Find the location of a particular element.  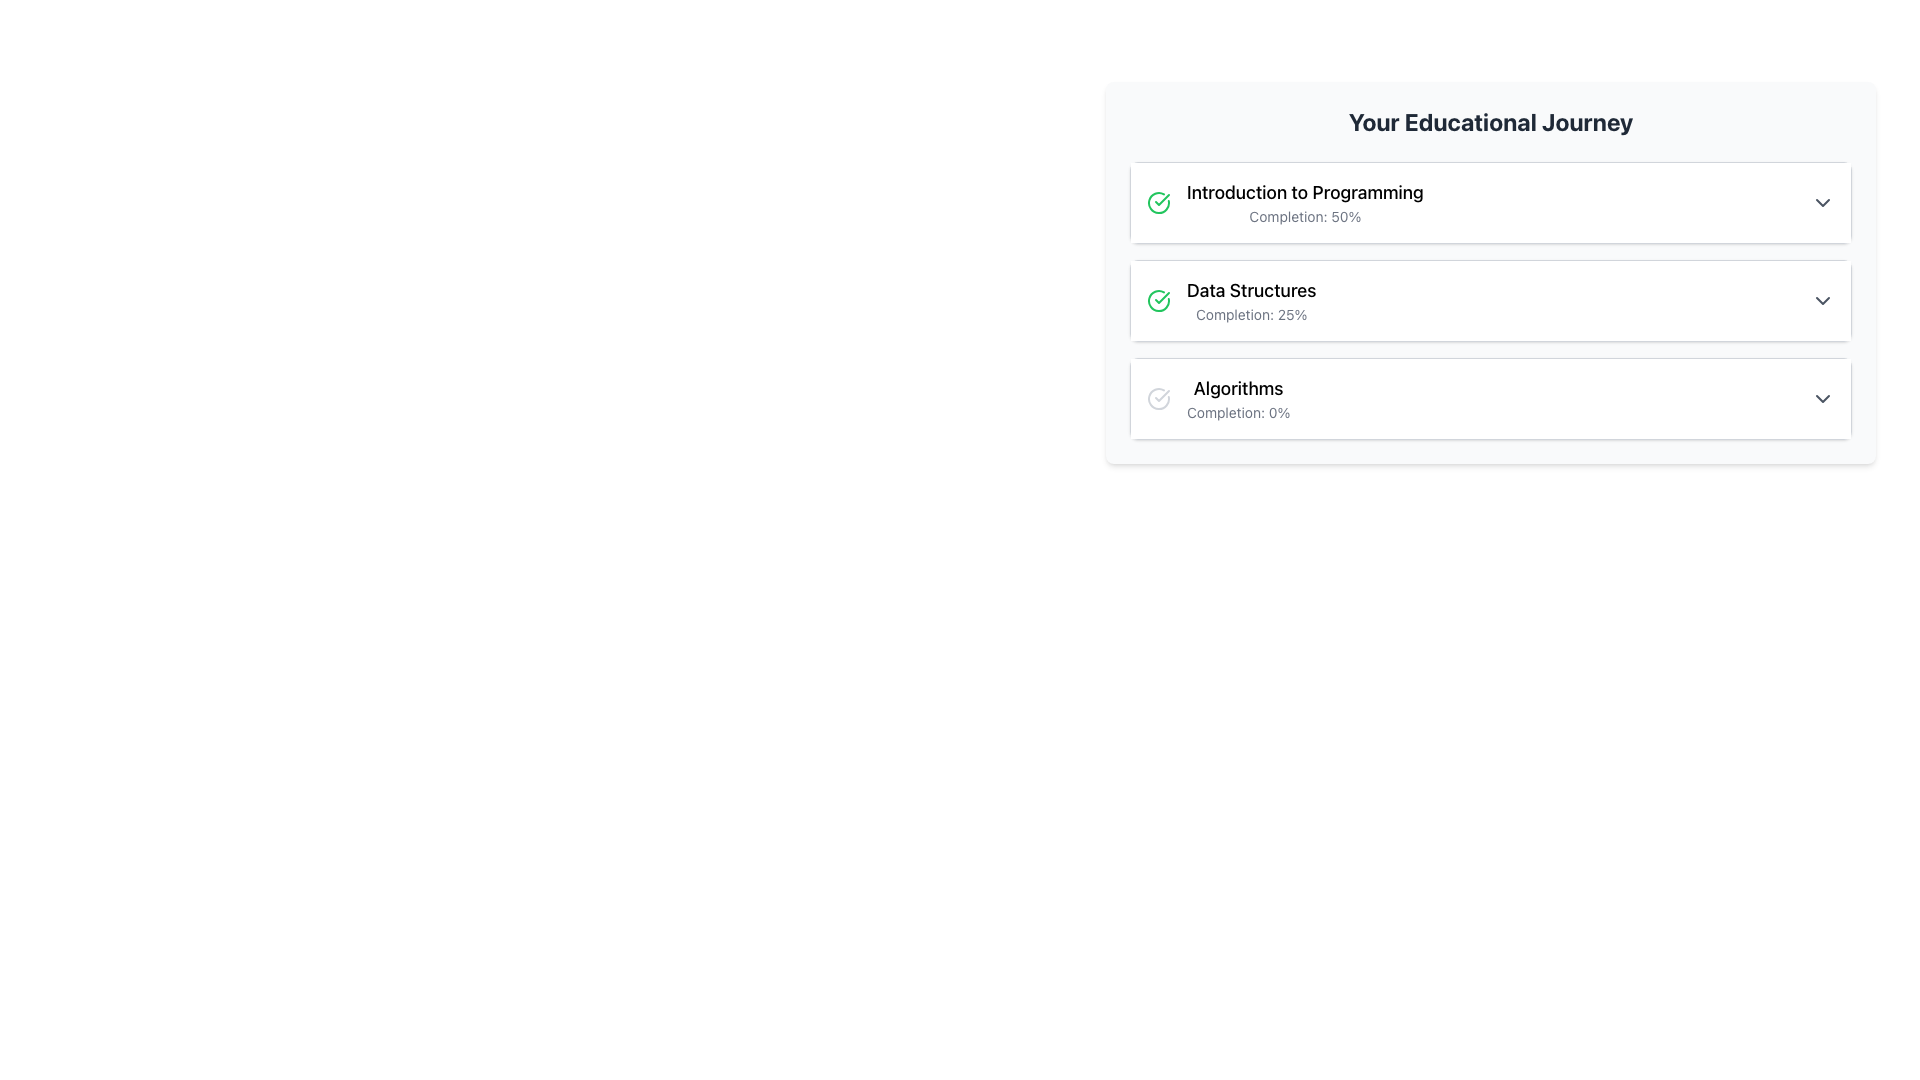

text label that displays 'Introduction to Programming' and 'Completion: 50%' located in the upper right section of the window, above the modules labeled 'Data Structures' and 'Algorithms' is located at coordinates (1305, 203).